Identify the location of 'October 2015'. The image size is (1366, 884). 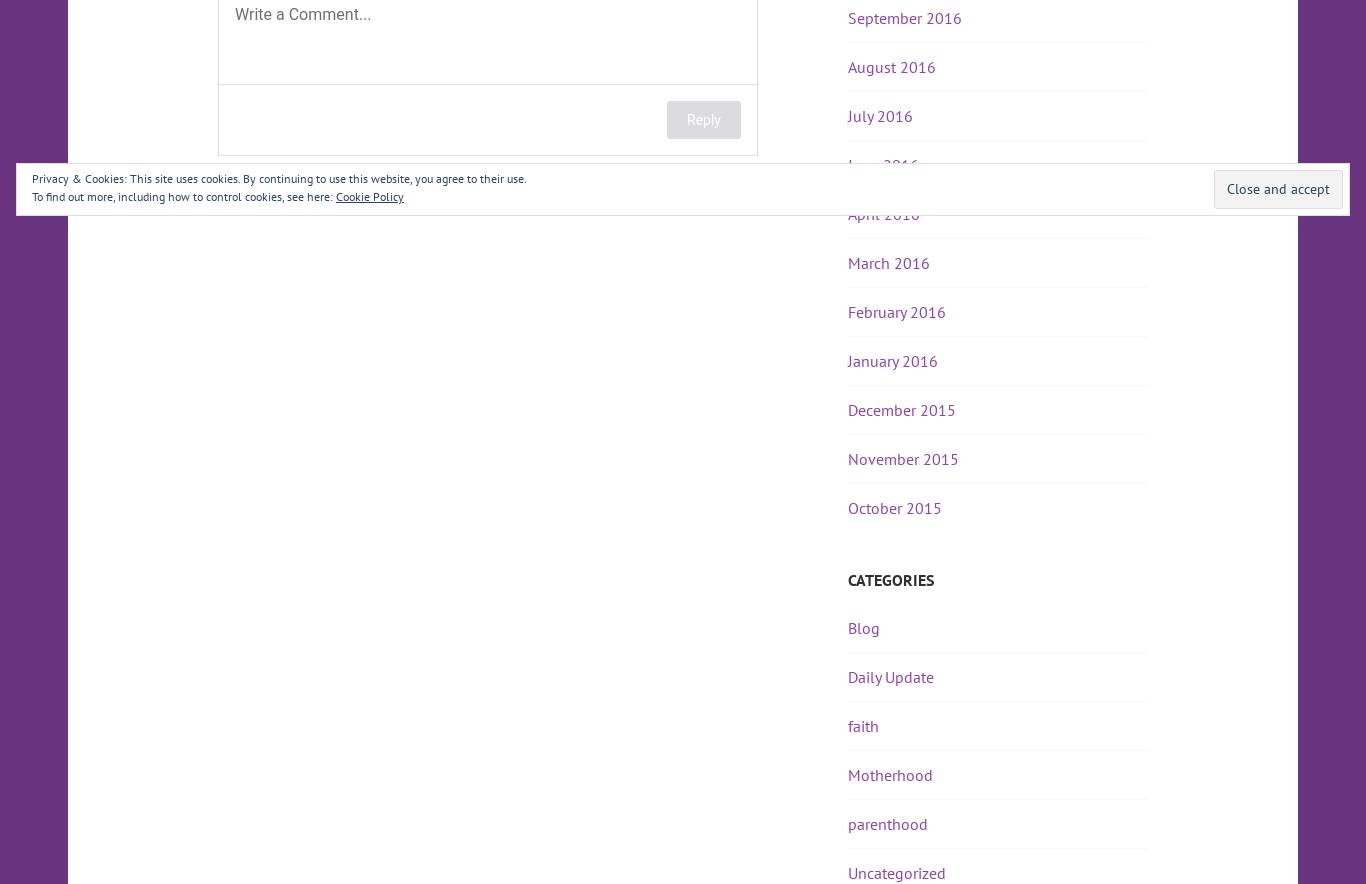
(894, 507).